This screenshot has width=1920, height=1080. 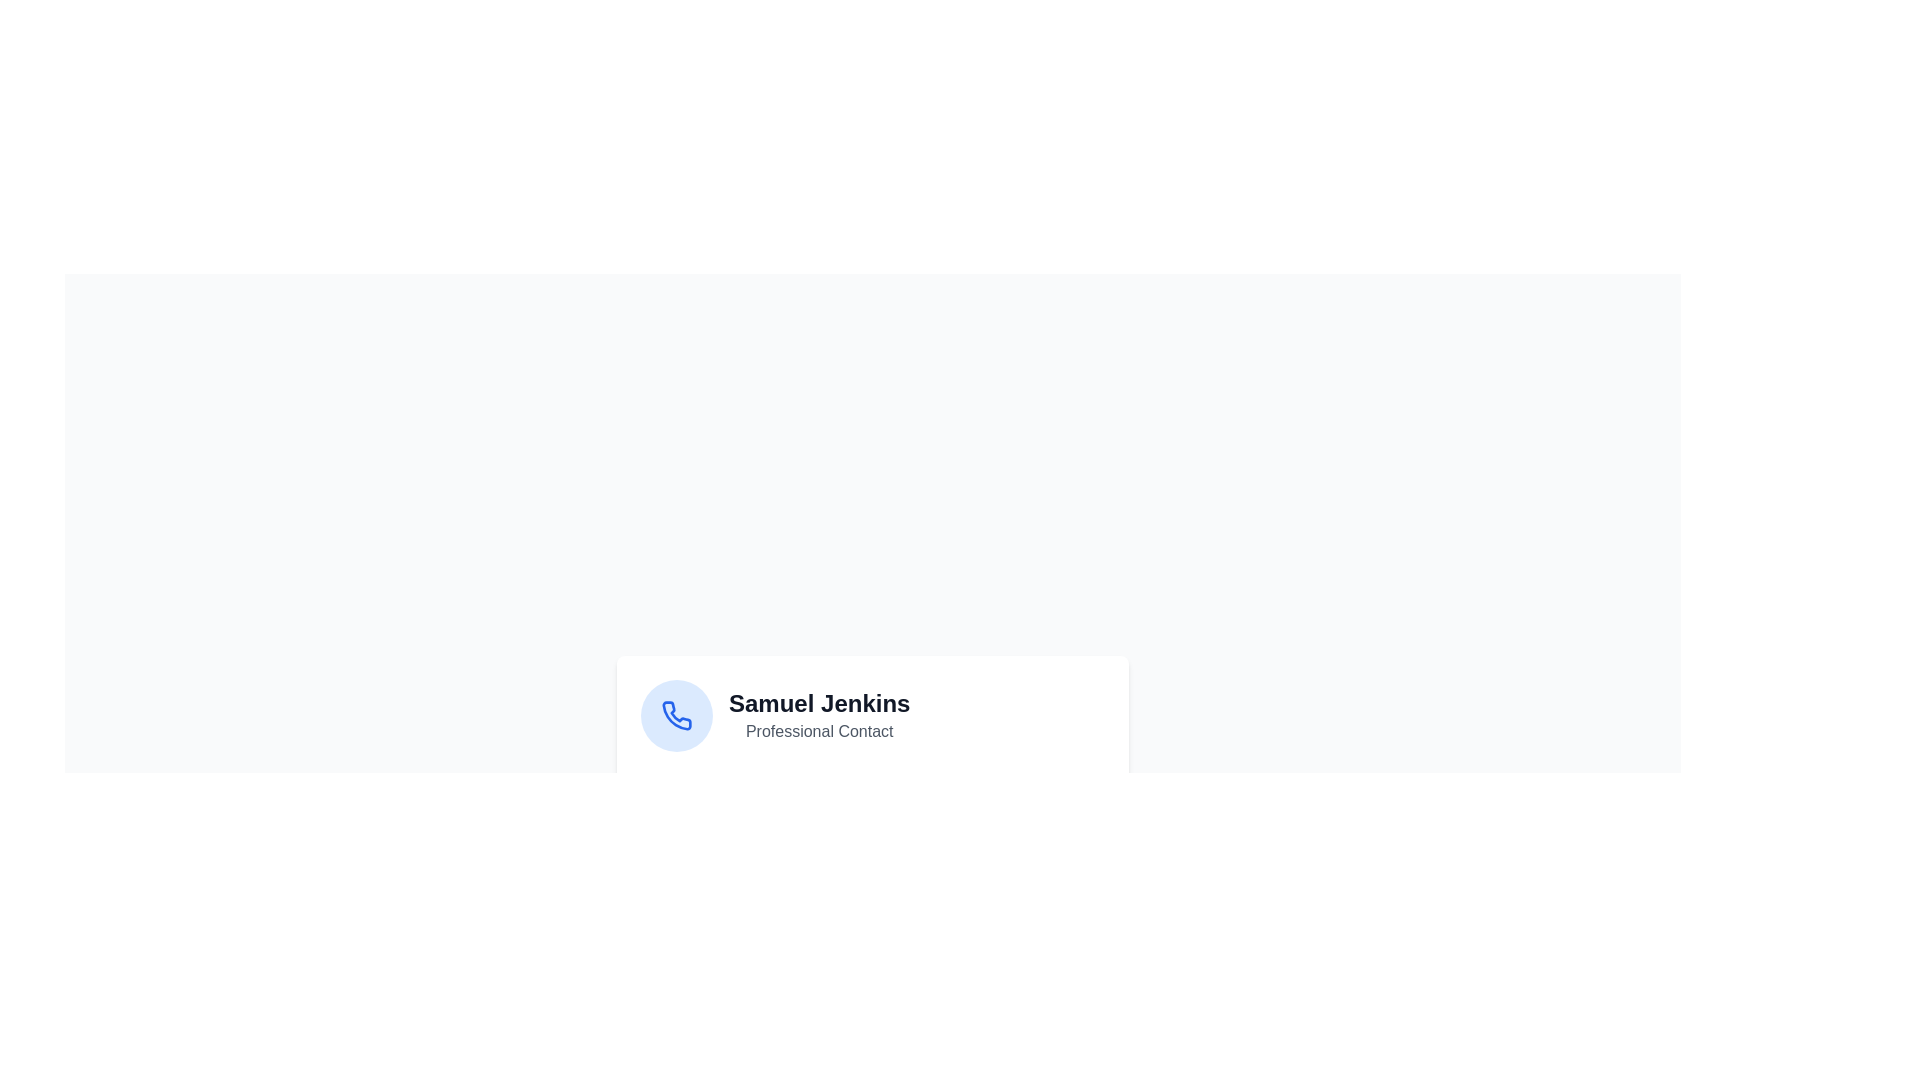 What do you see at coordinates (676, 715) in the screenshot?
I see `the phone SVG icon with a light blue circular background located to the left of the text 'Samuel Jenkins' to initiate a call or view contact details` at bounding box center [676, 715].